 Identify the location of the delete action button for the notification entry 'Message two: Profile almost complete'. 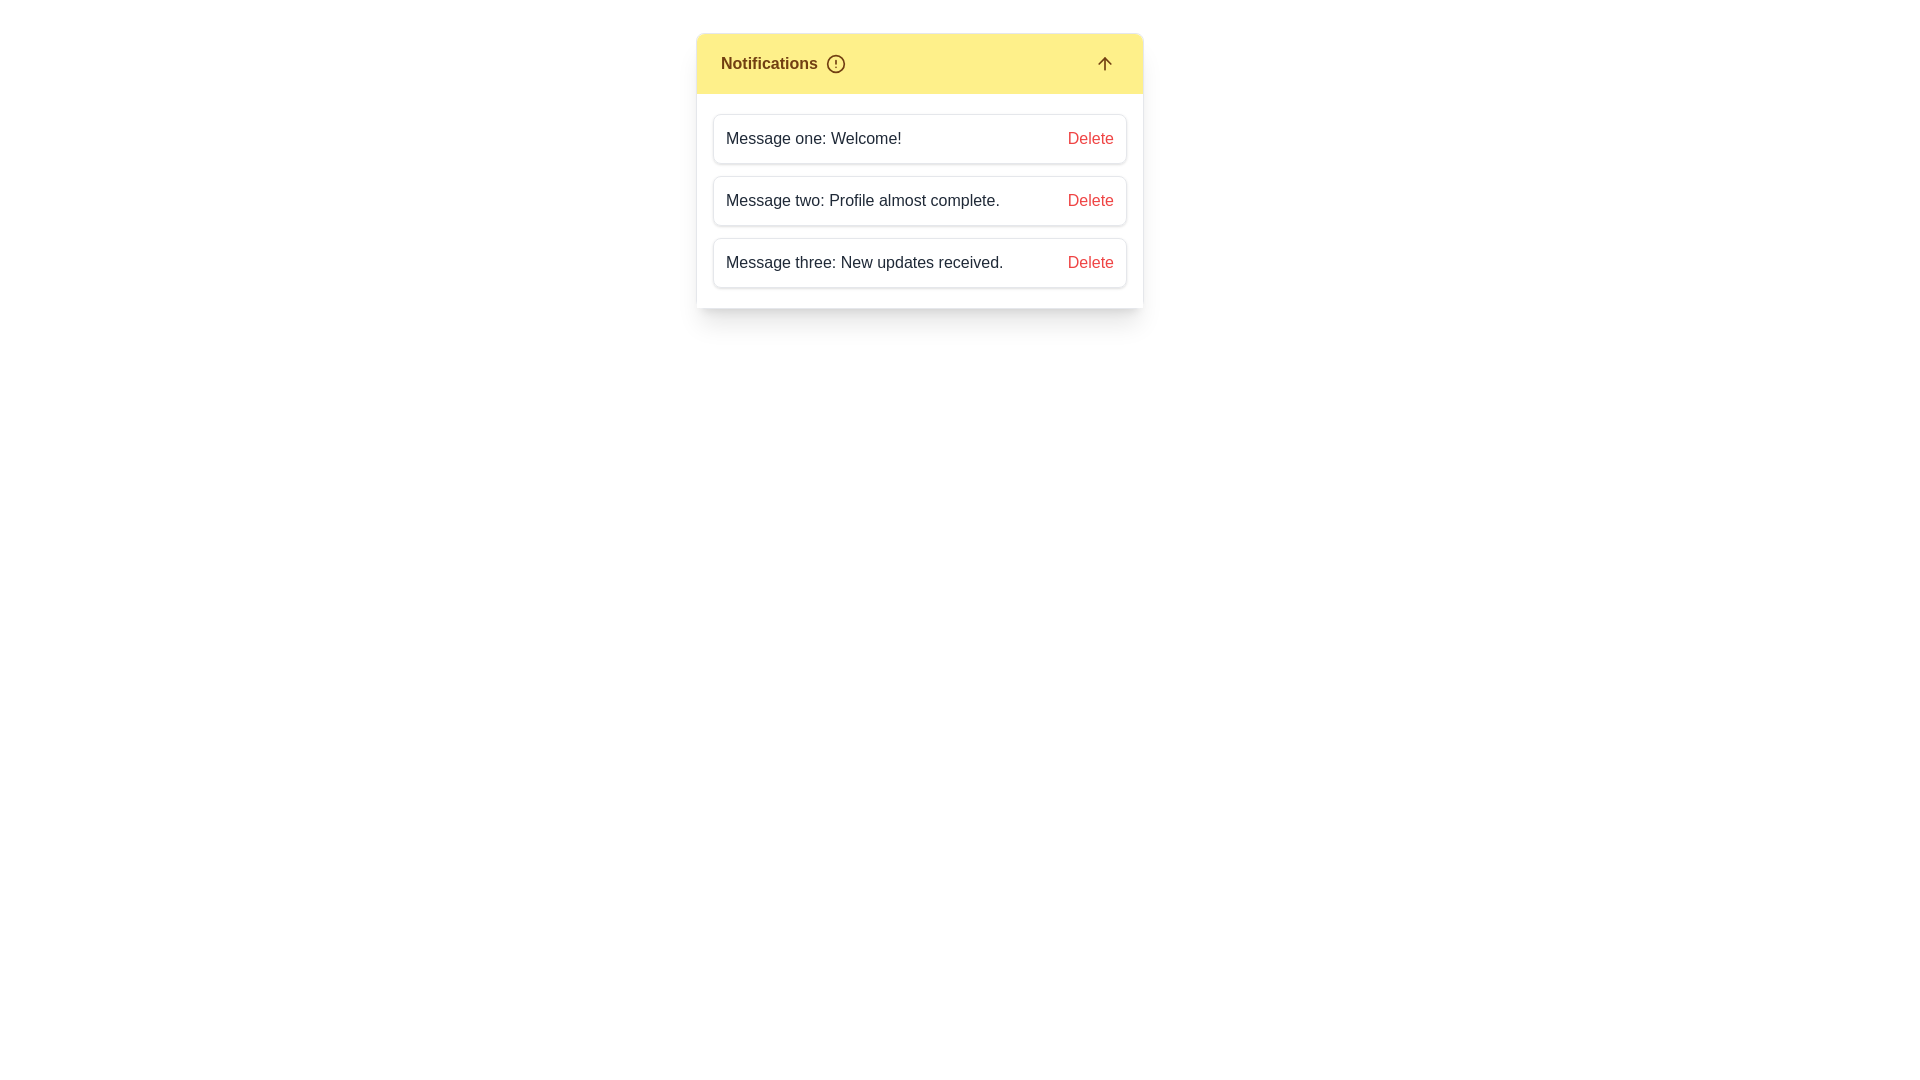
(1089, 200).